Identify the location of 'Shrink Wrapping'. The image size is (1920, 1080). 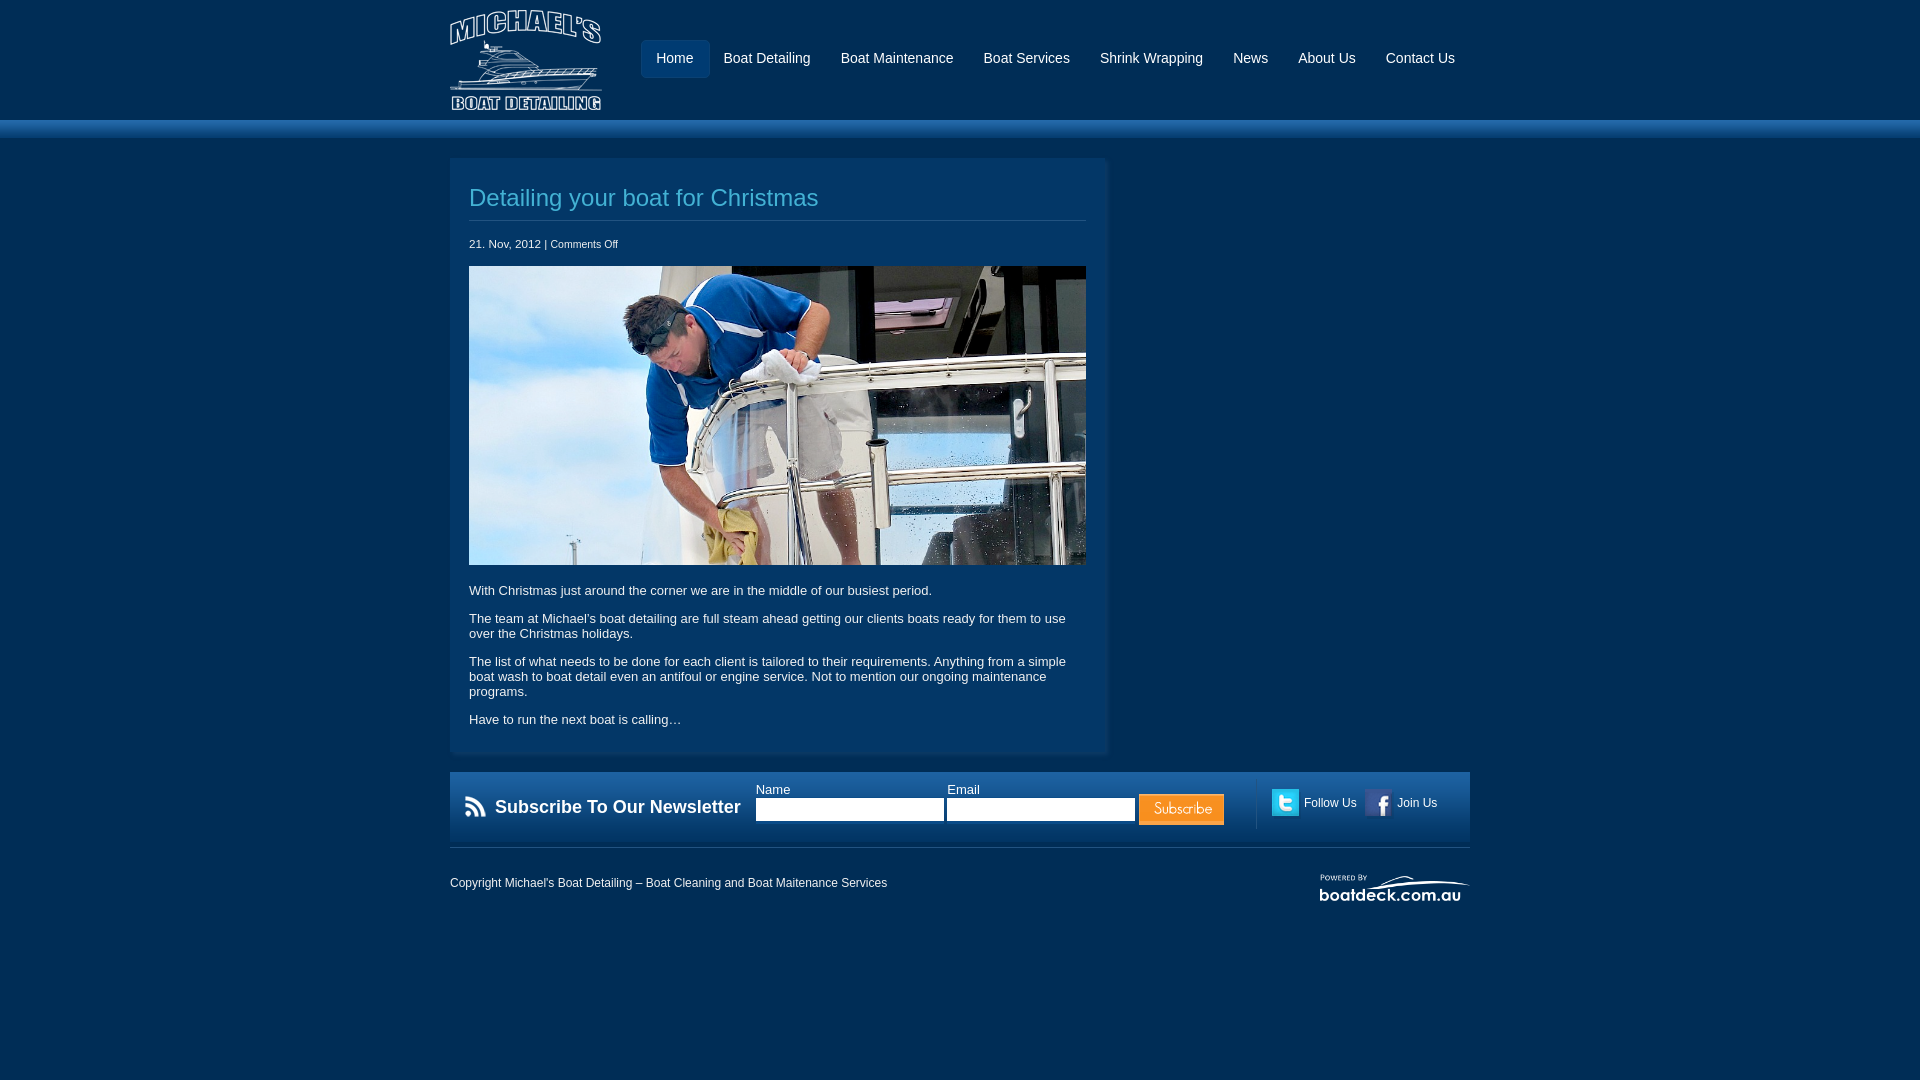
(1098, 64).